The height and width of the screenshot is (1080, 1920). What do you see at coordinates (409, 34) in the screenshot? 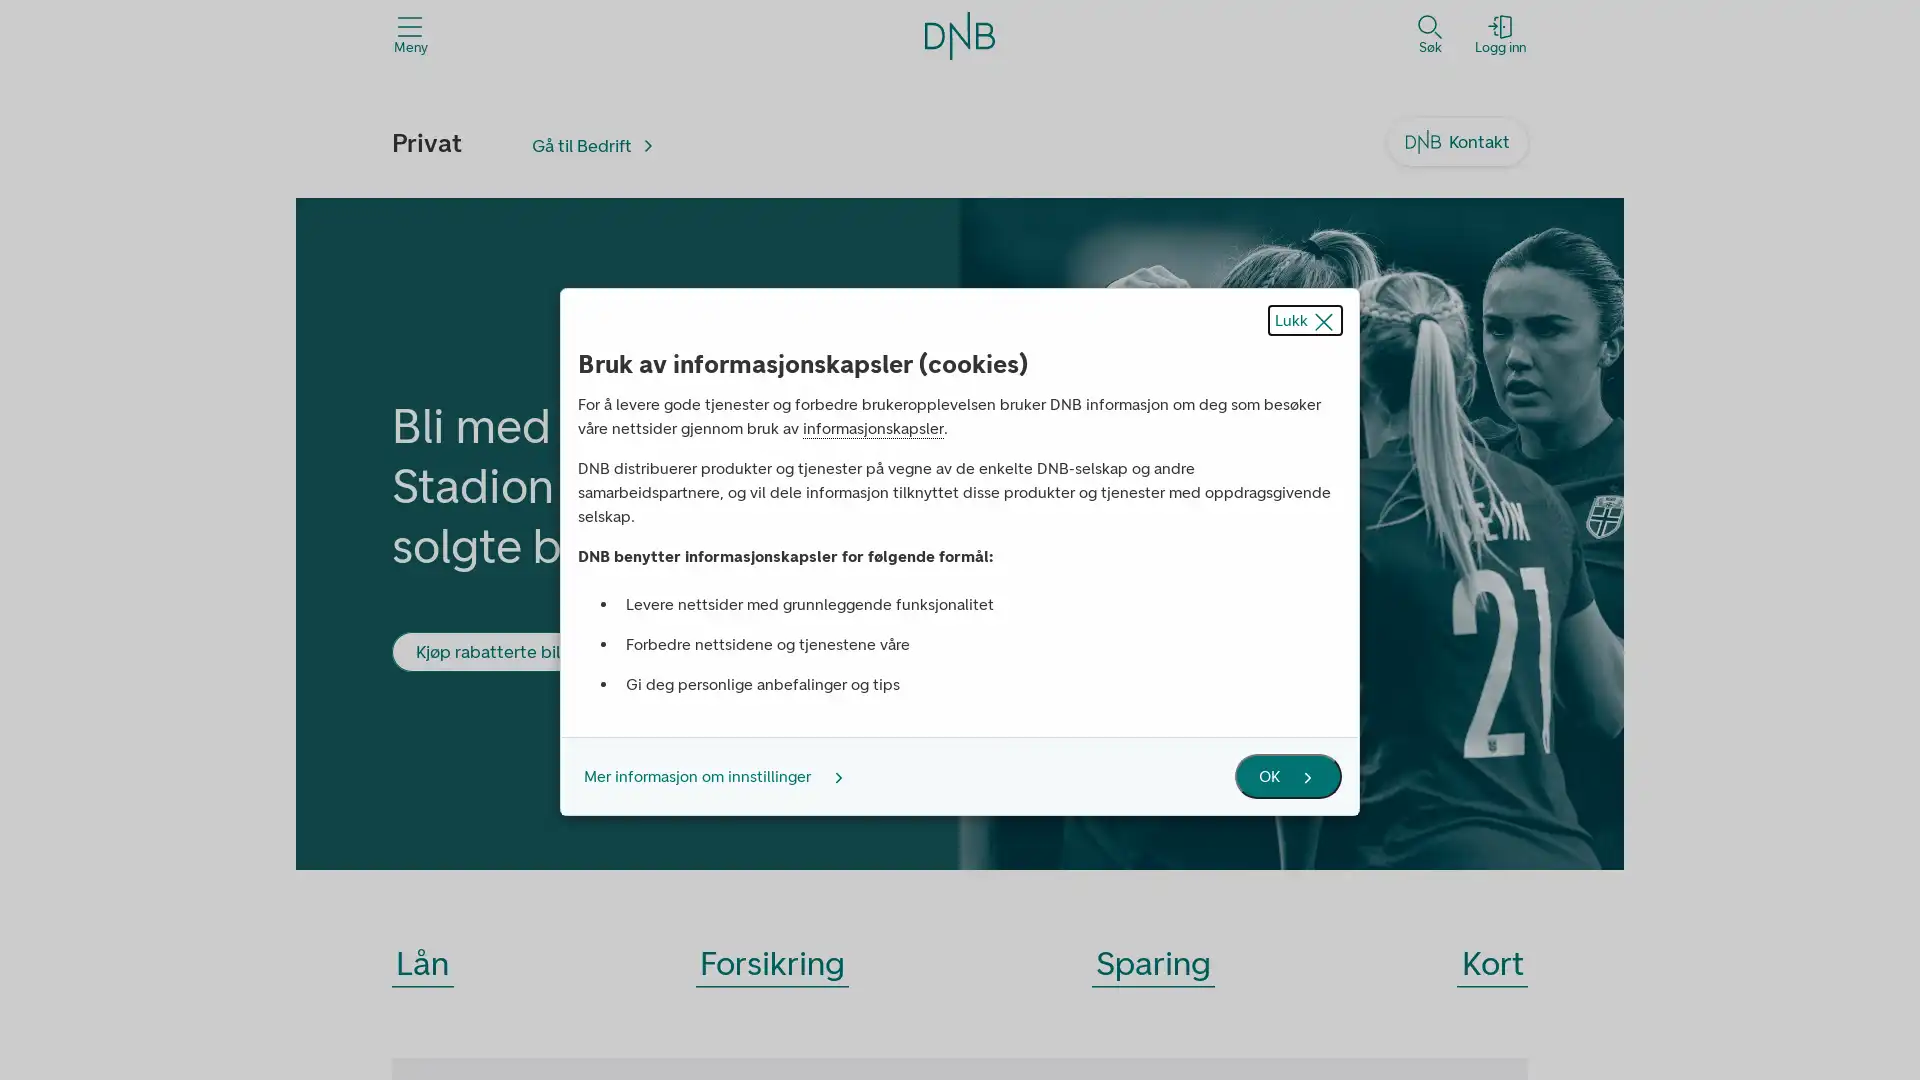
I see `Meny` at bounding box center [409, 34].